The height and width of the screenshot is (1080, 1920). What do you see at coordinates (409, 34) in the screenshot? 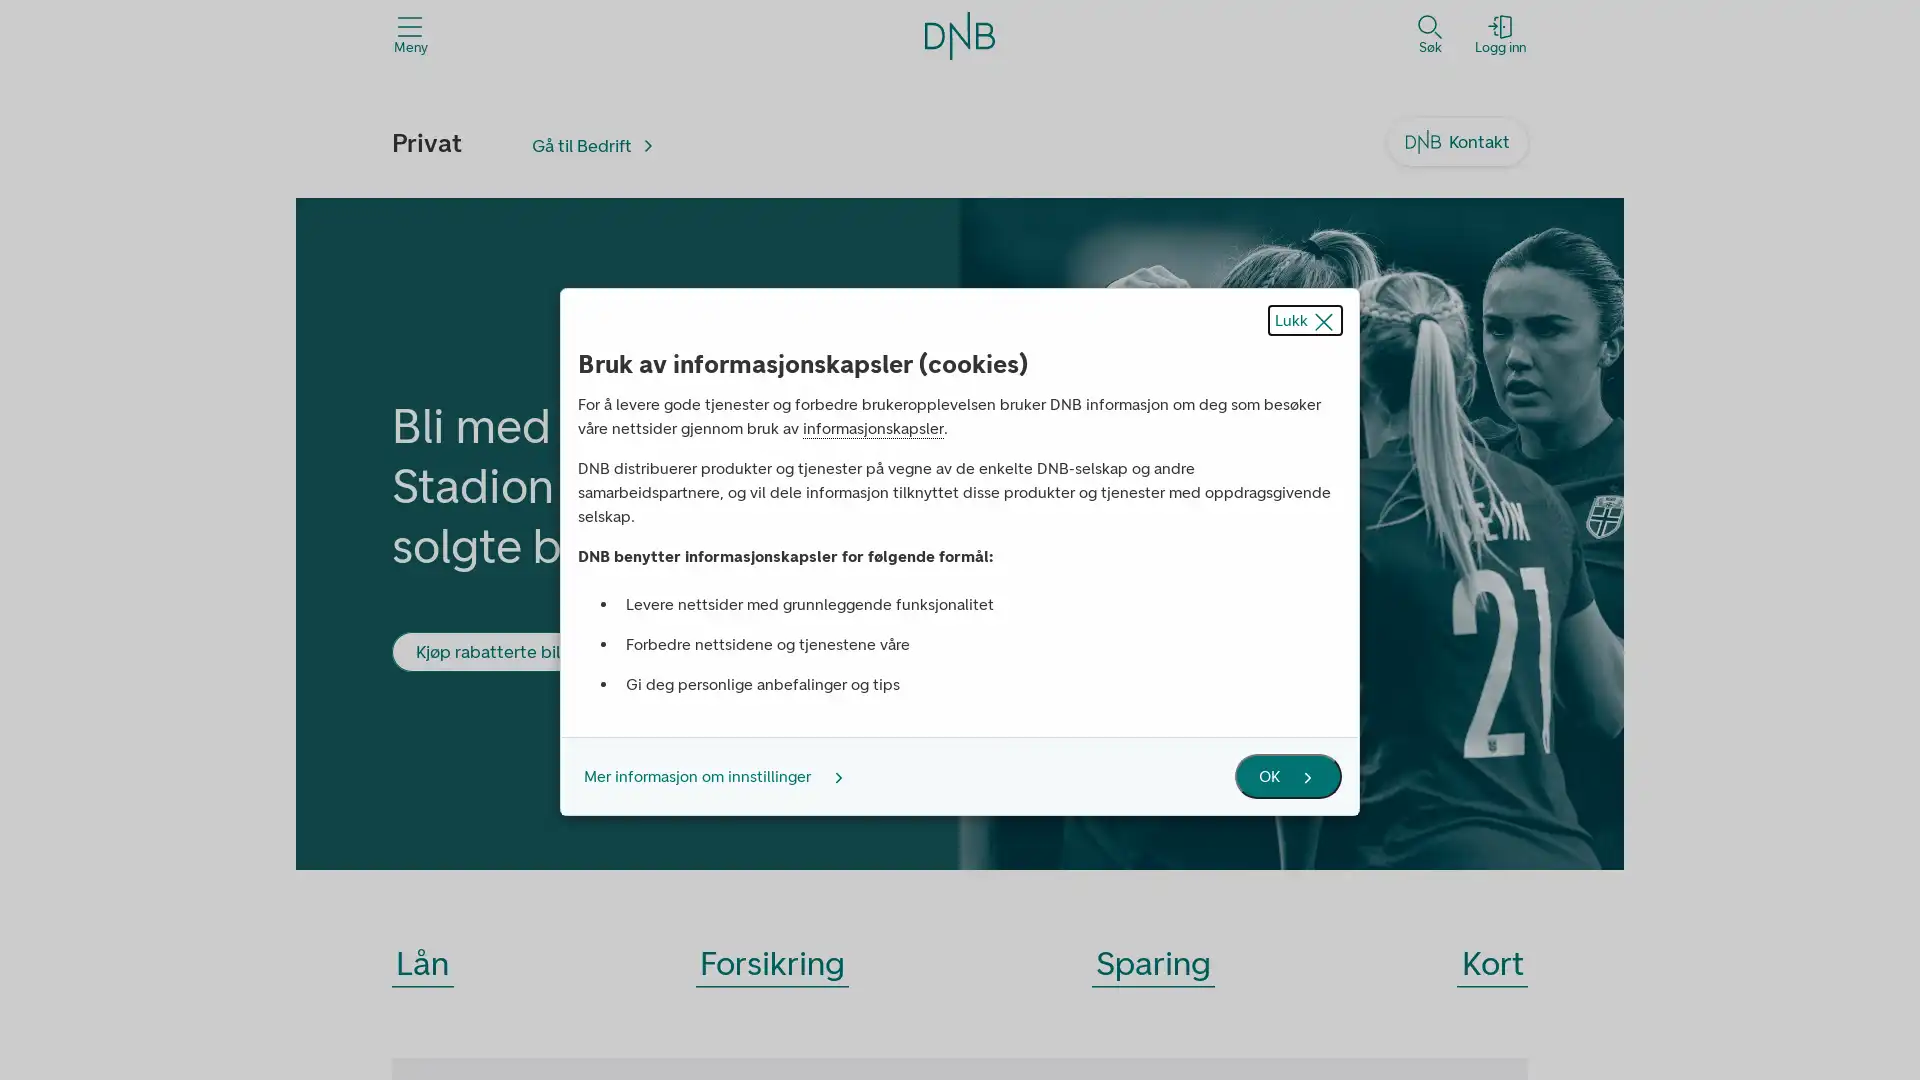
I see `Meny` at bounding box center [409, 34].